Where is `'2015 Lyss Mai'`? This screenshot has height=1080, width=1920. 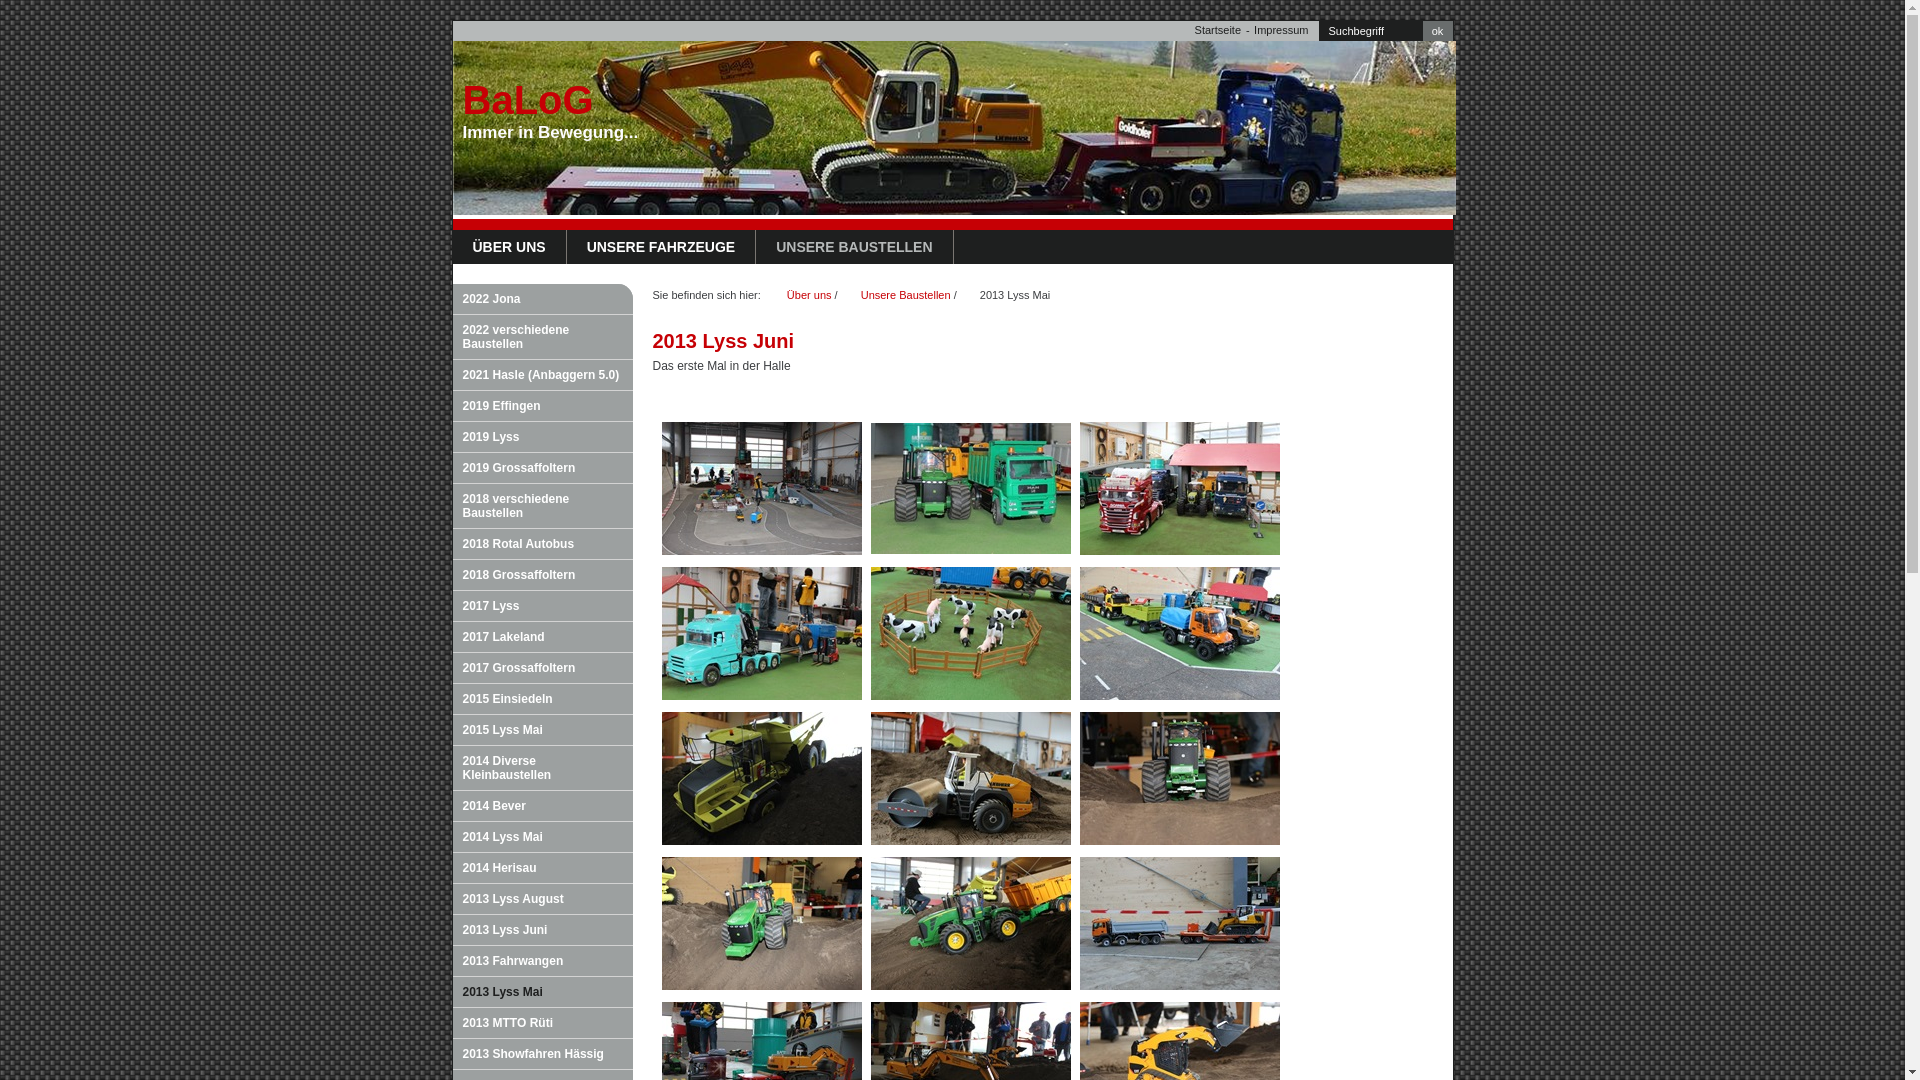
'2015 Lyss Mai' is located at coordinates (542, 730).